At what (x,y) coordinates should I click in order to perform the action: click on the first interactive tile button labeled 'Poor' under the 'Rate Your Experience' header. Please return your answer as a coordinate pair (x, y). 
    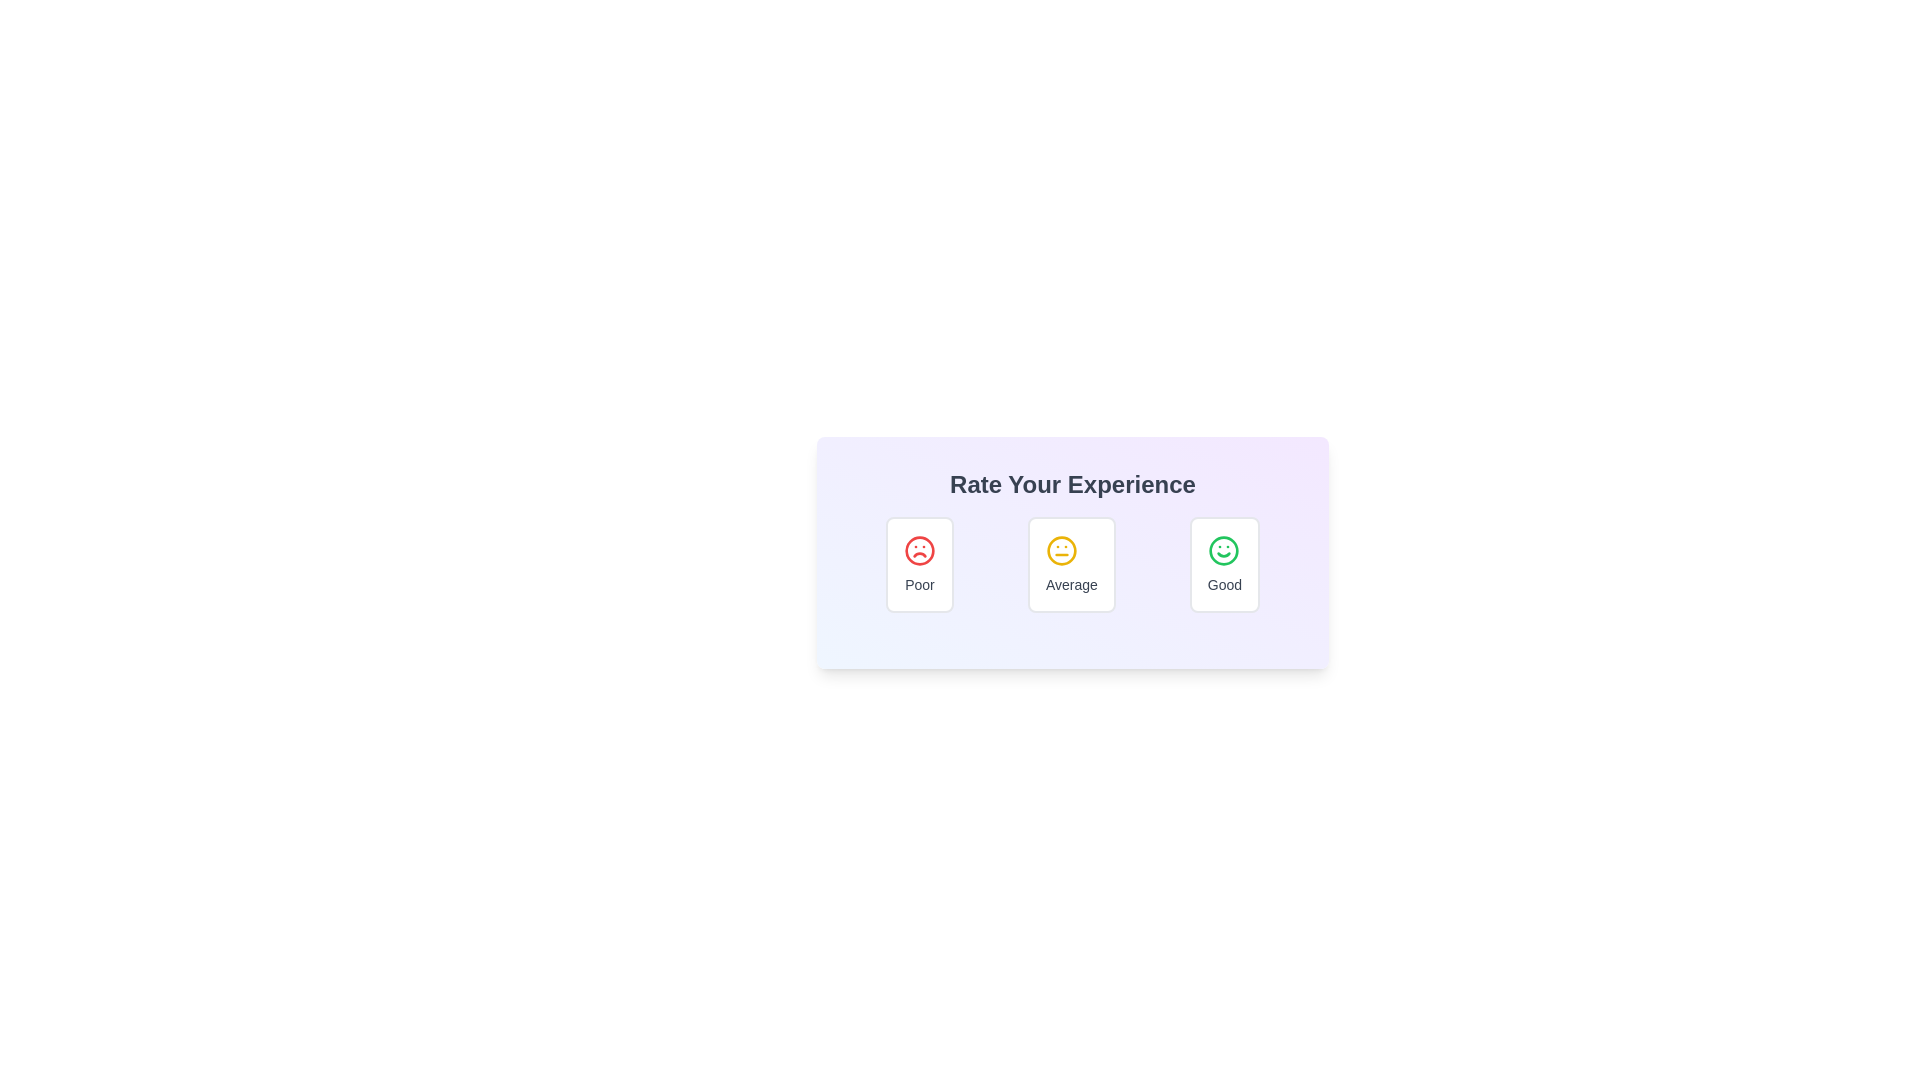
    Looking at the image, I should click on (919, 564).